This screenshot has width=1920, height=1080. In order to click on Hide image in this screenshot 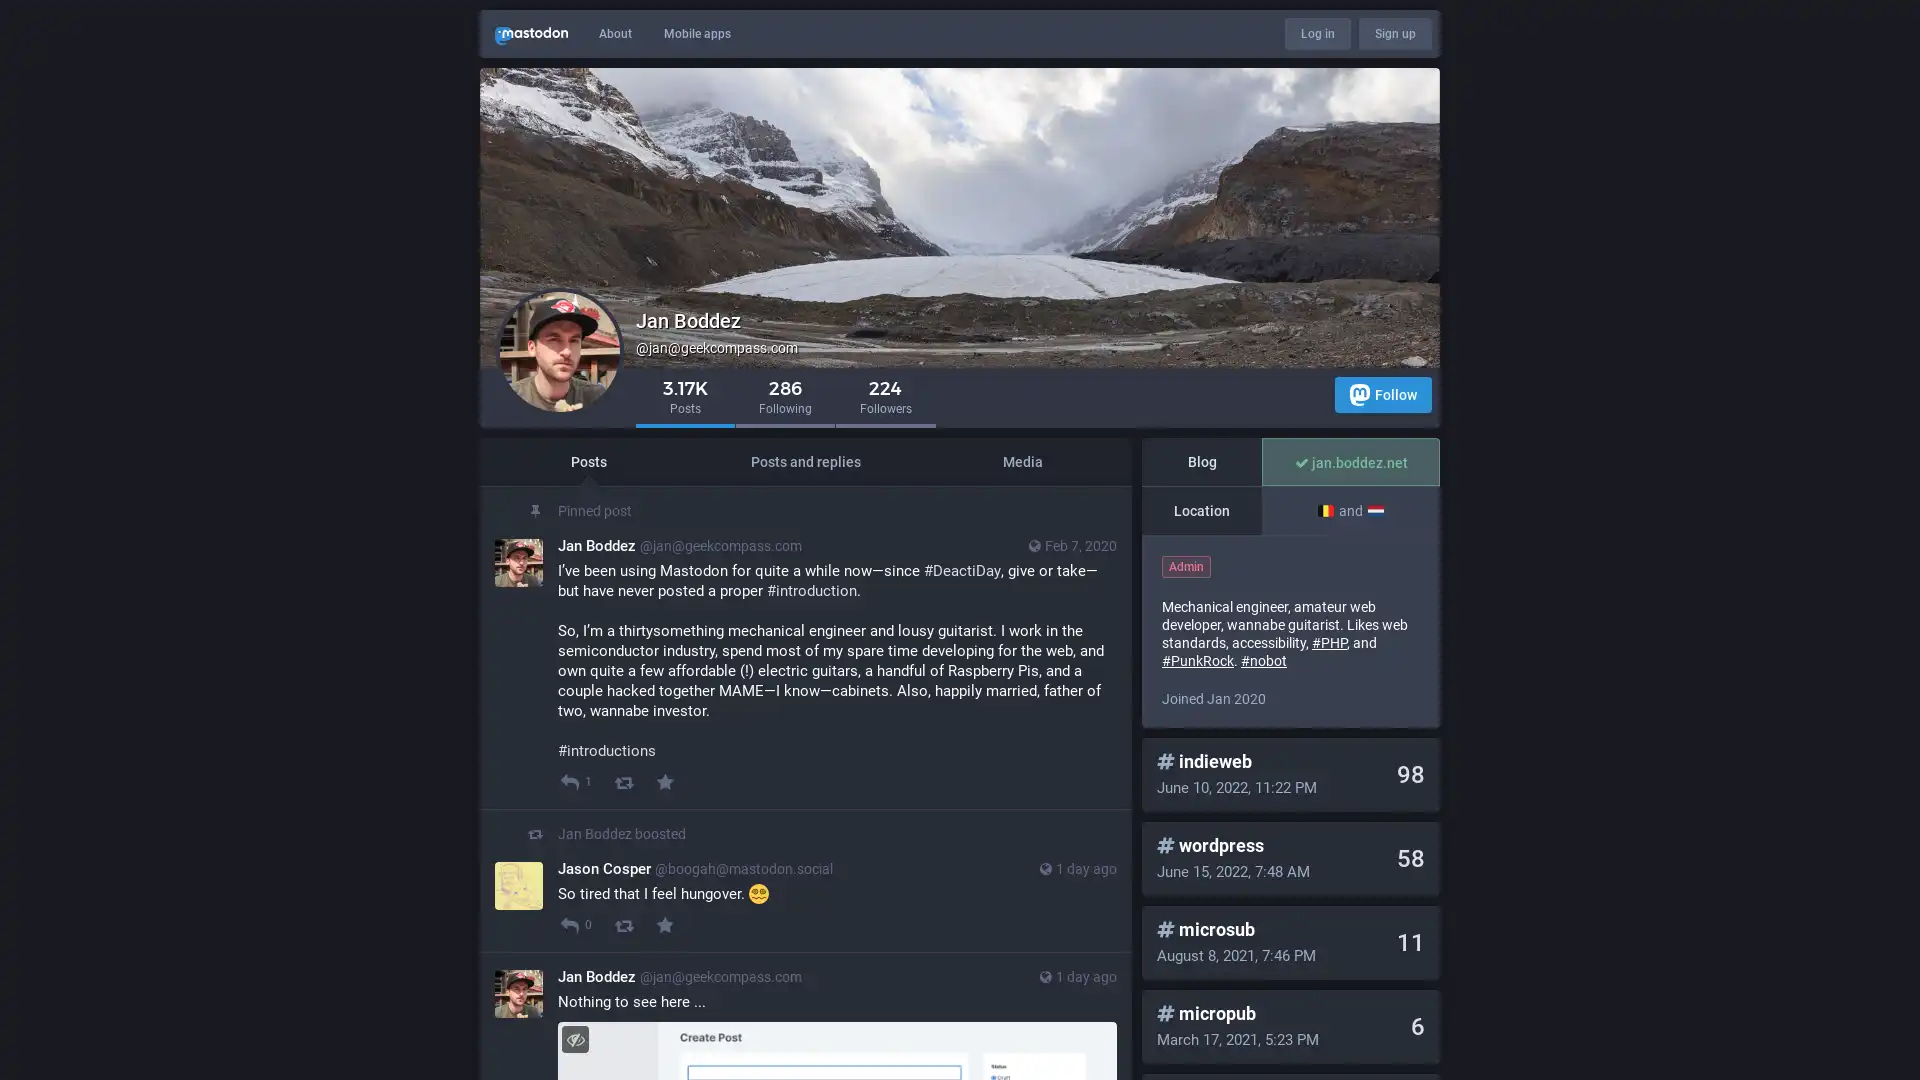, I will do `click(574, 1038)`.